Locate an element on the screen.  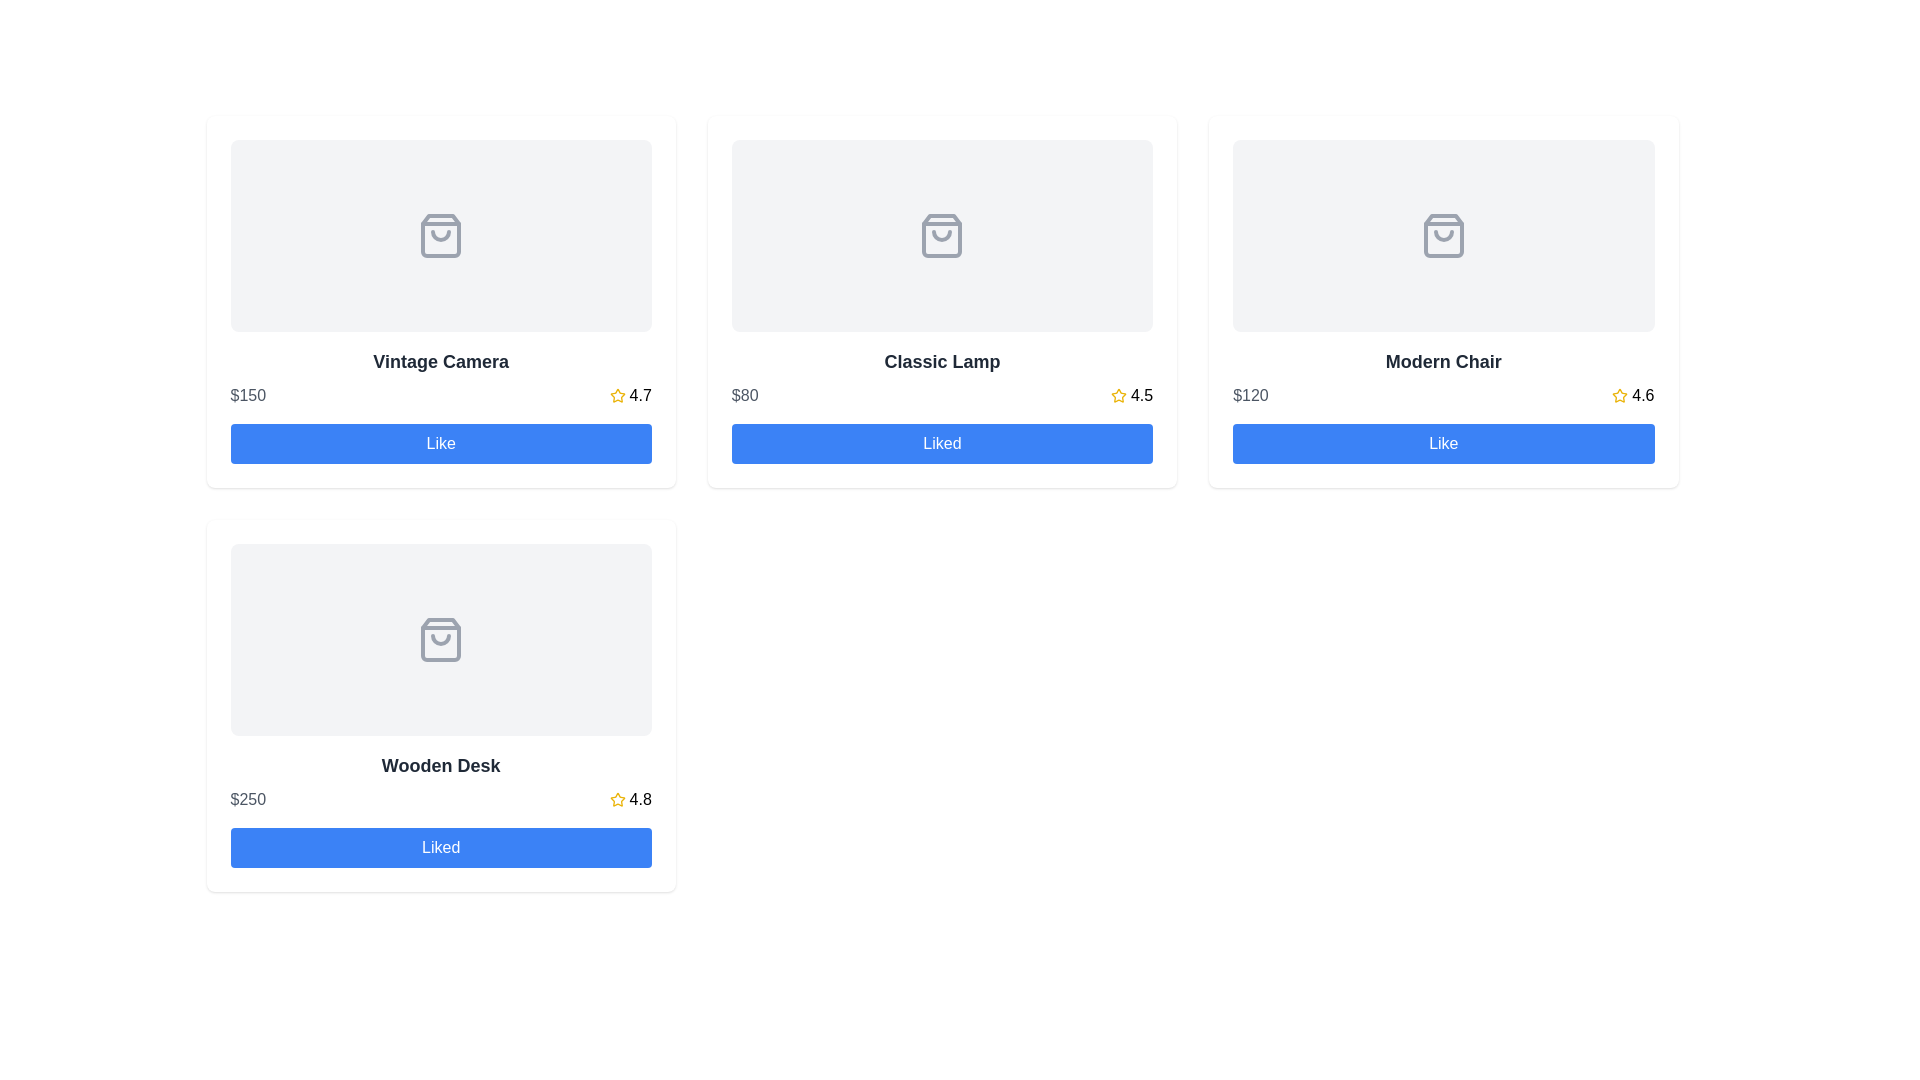
text label 'Classic Lamp' which is displayed in bold font, located in the second column of the top row of a card layout, above the button titled 'Liked' is located at coordinates (941, 378).